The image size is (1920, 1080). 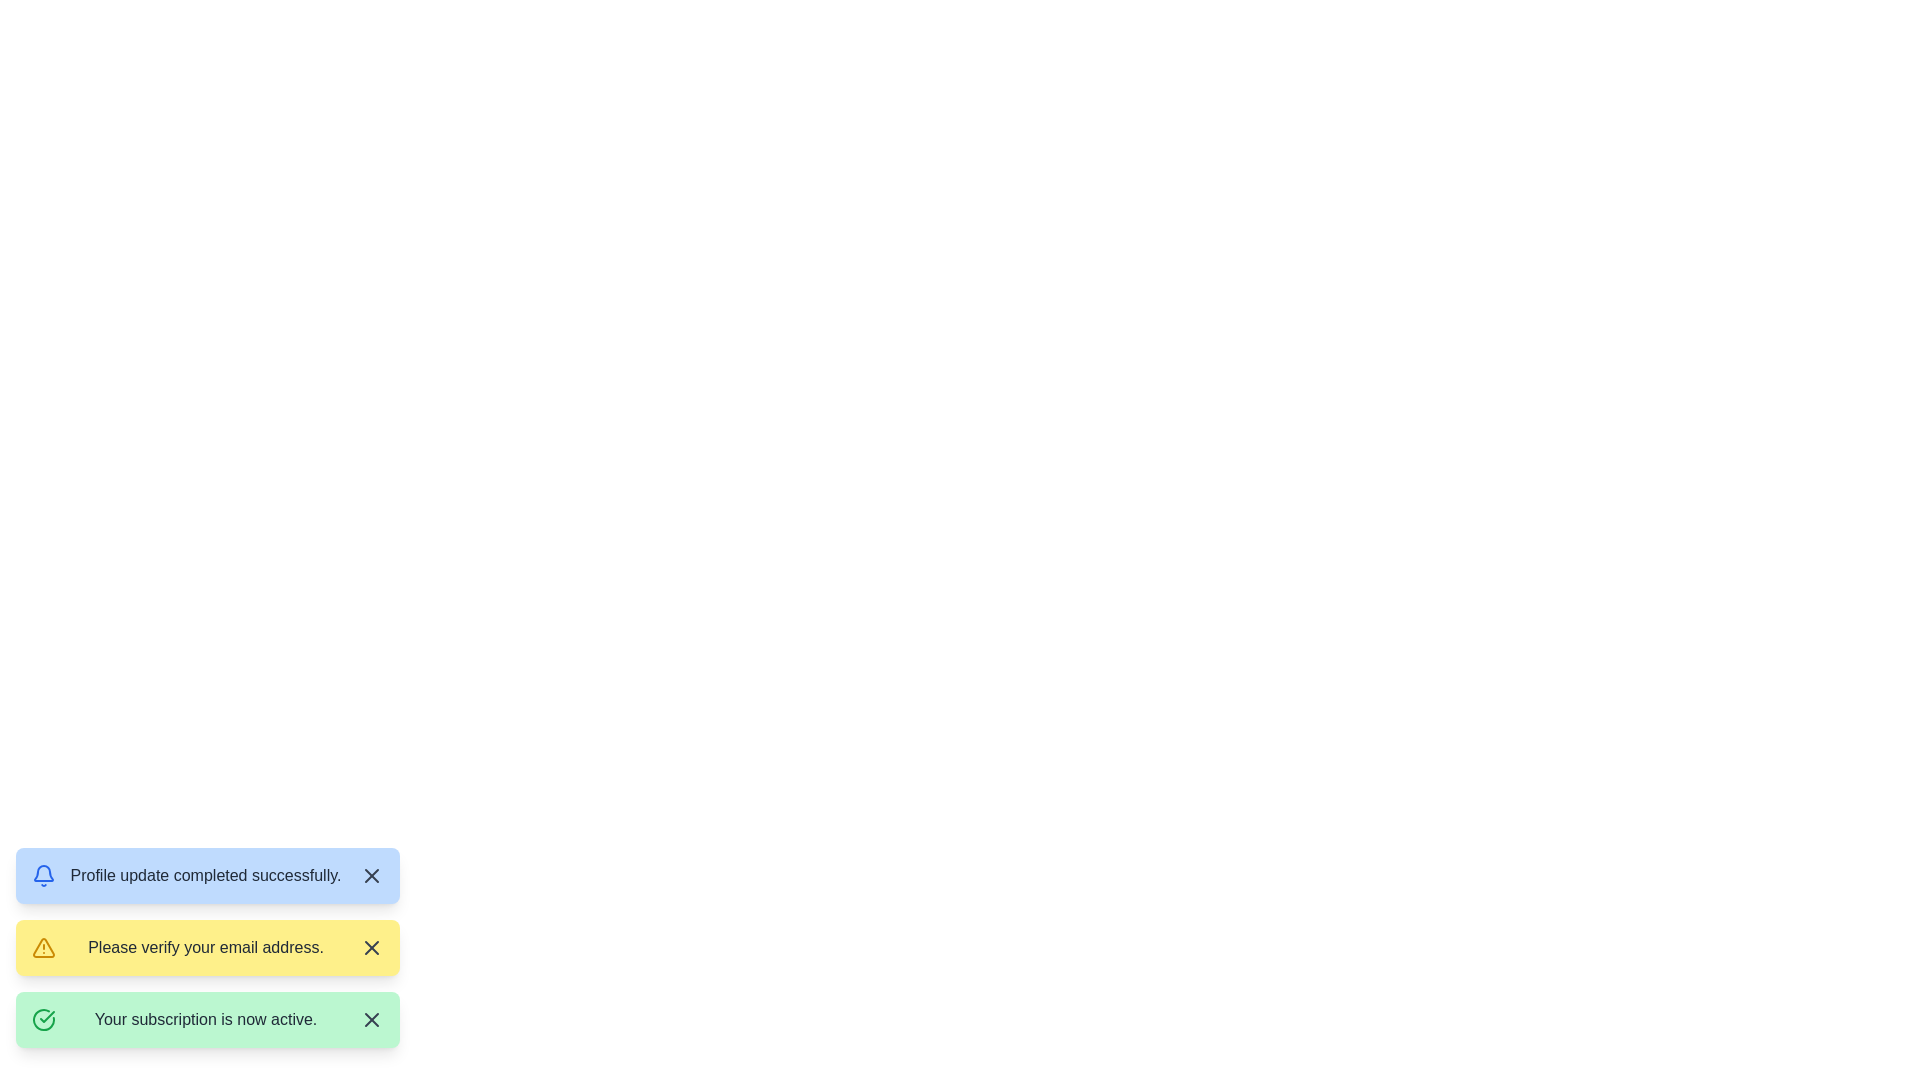 I want to click on the close button icon located on the rightmost side of the notification bar that indicates 'Profile update completed successfully', so click(x=372, y=874).